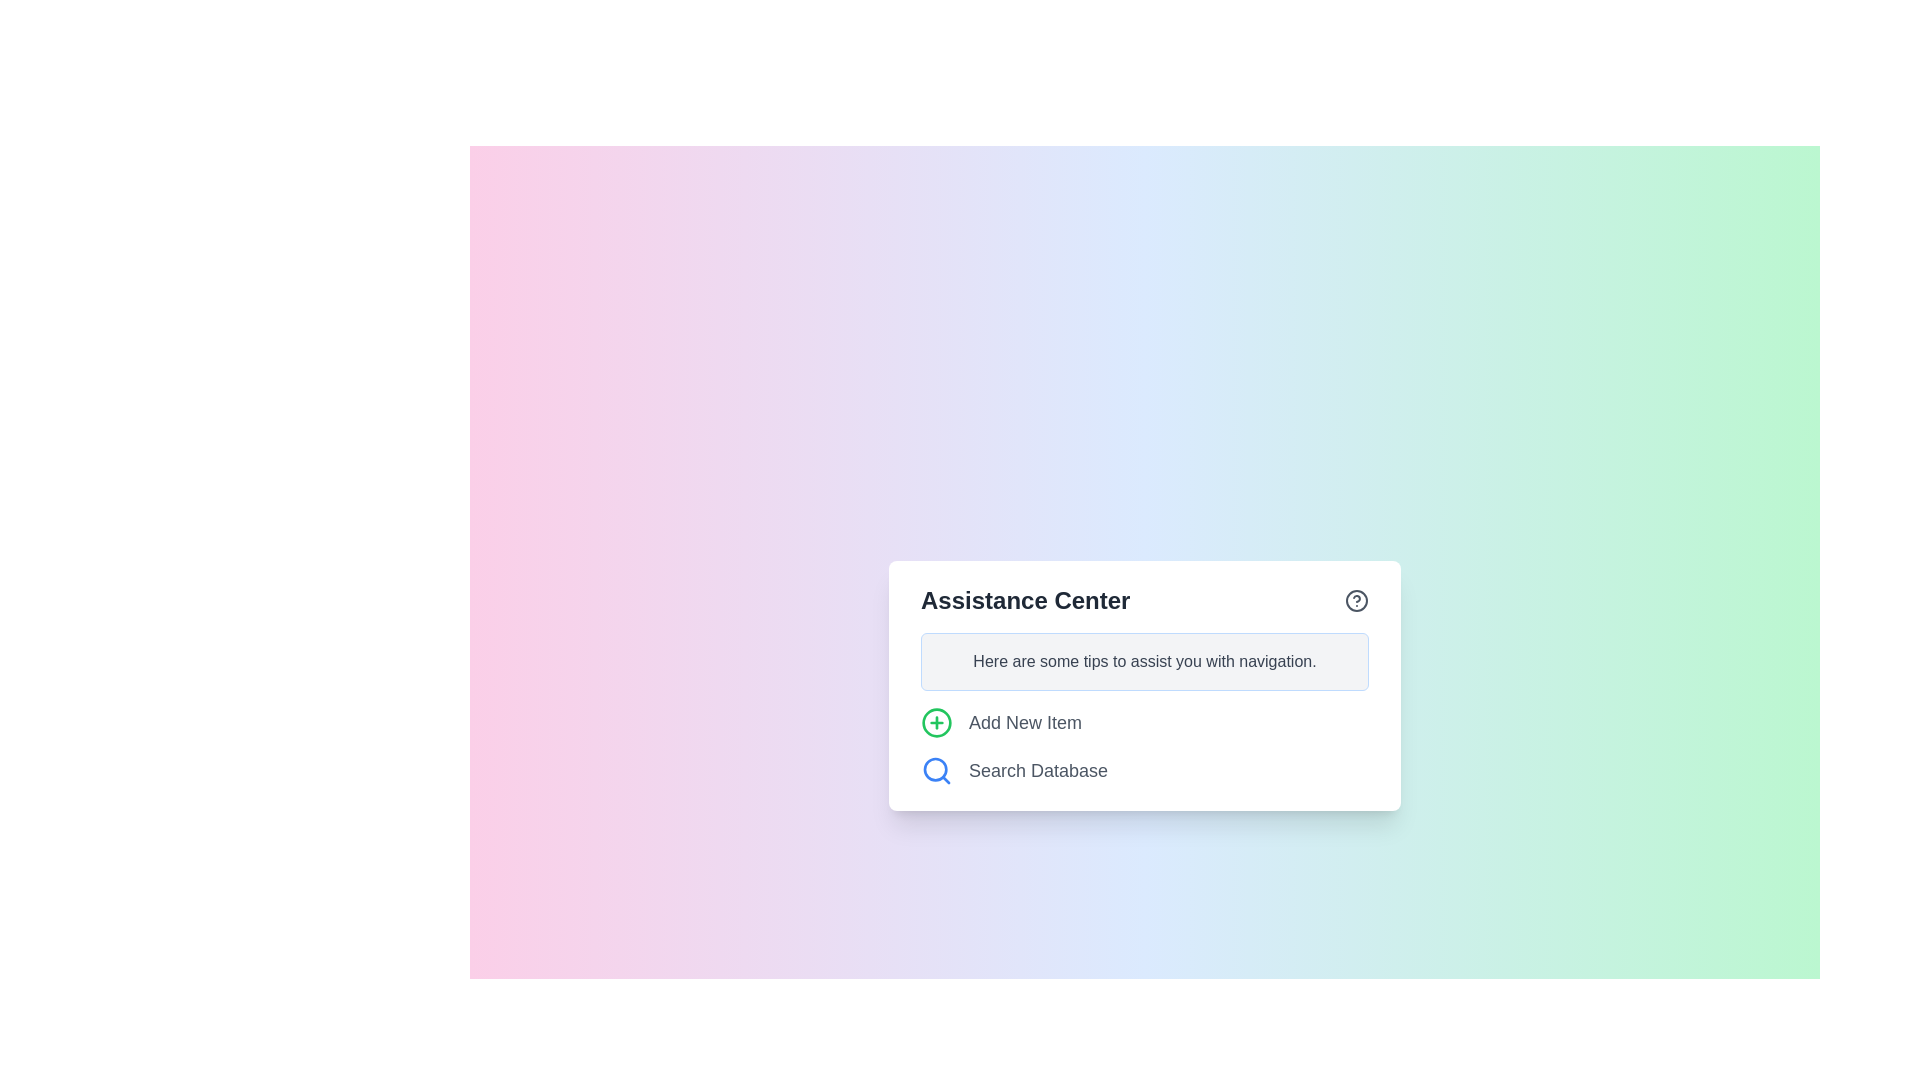 This screenshot has height=1080, width=1920. Describe the element at coordinates (934, 768) in the screenshot. I see `the SVG Circle that is part of the magnifying glass icon, located after the 'Search Database' text in the Assistance Center panel` at that location.